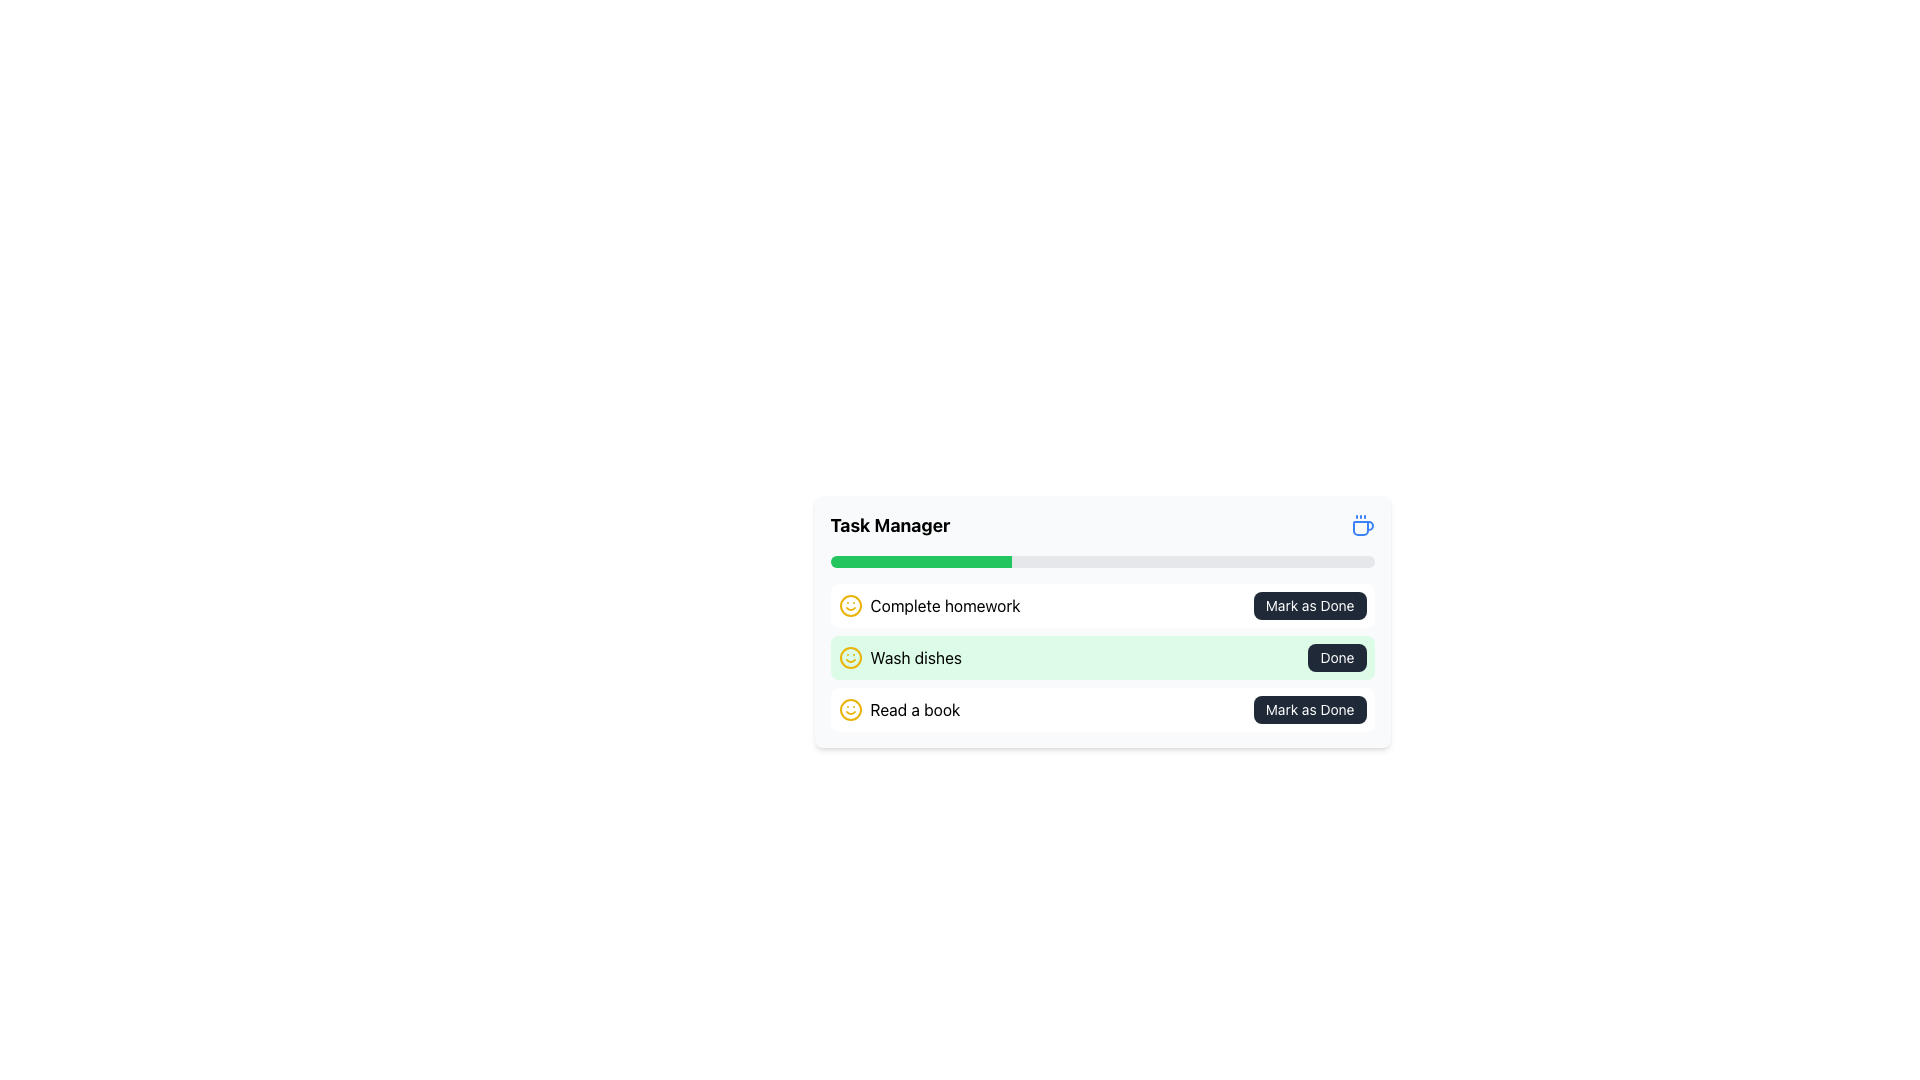 The image size is (1920, 1080). I want to click on the central circle of the smiley face graphic, which serves as a decorative element for the task 'Wash dishes.', so click(850, 604).